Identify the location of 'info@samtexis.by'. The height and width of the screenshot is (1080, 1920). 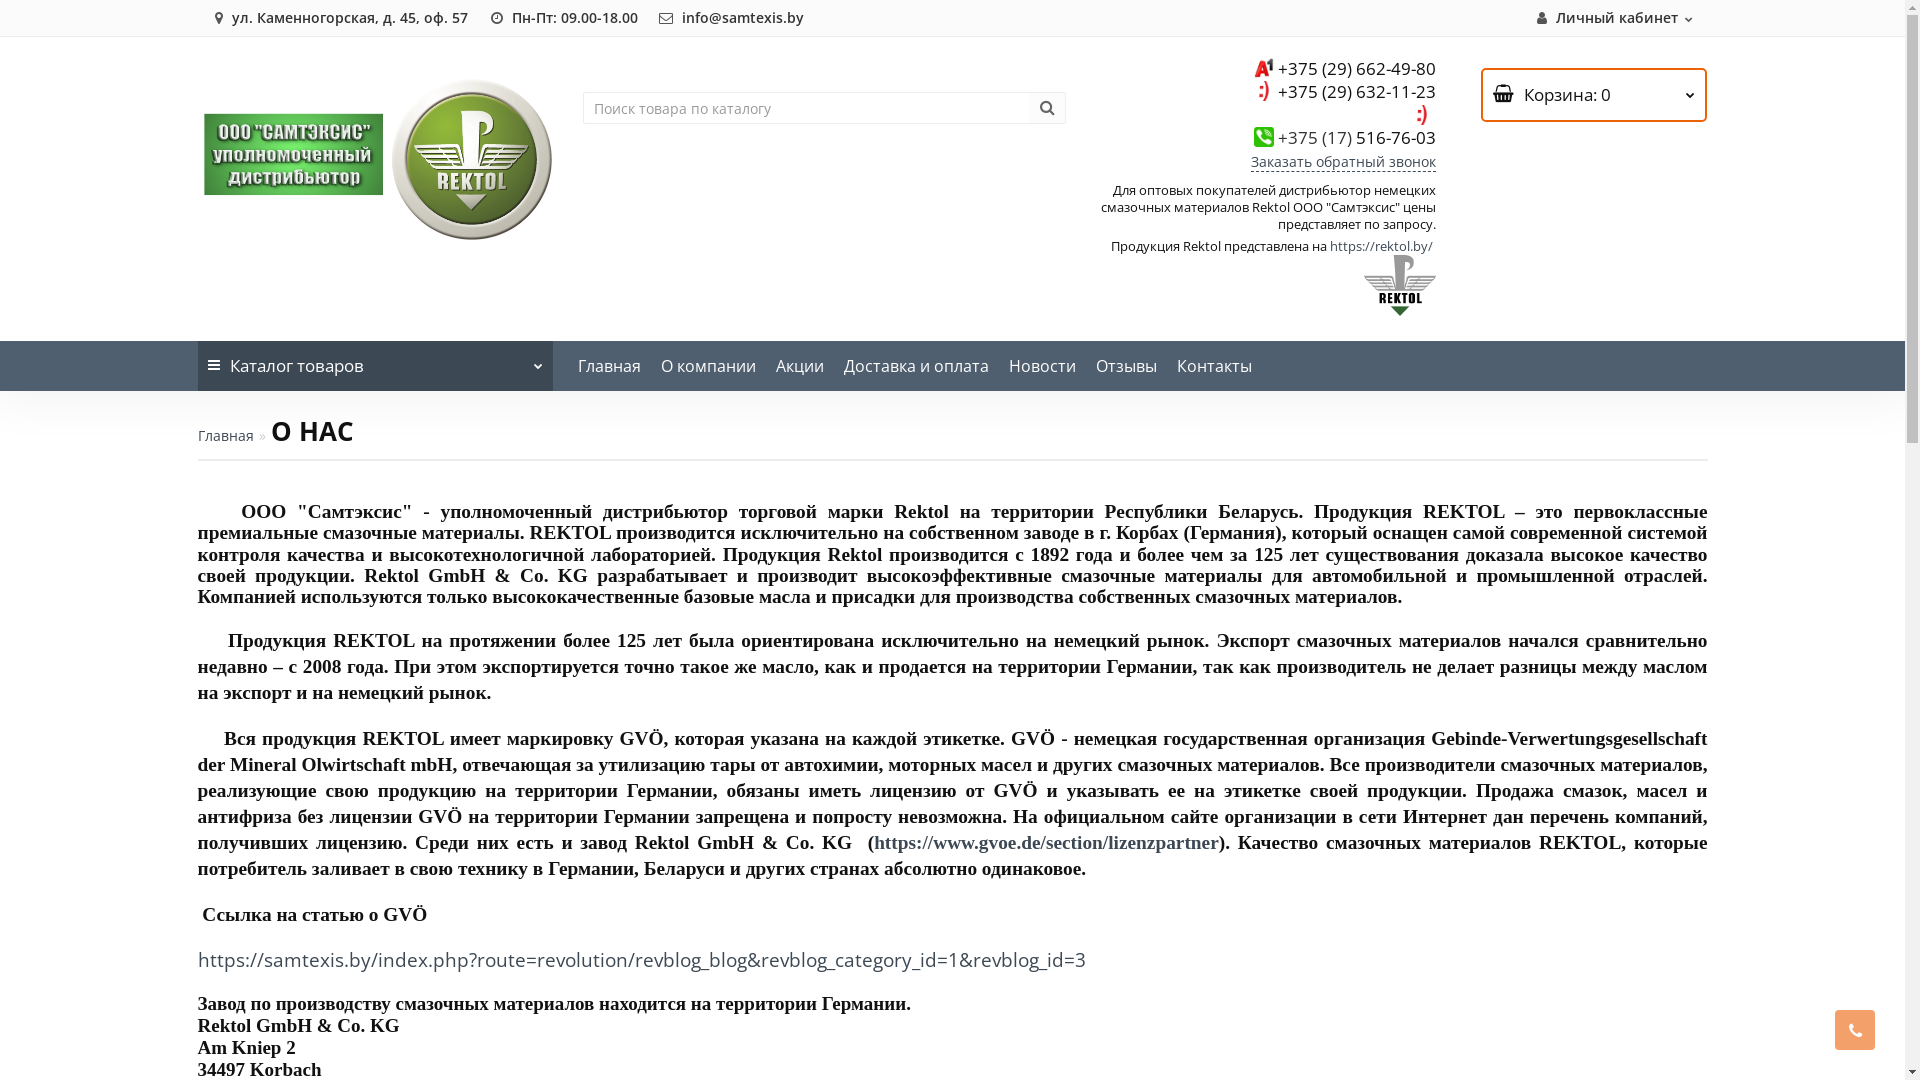
(729, 18).